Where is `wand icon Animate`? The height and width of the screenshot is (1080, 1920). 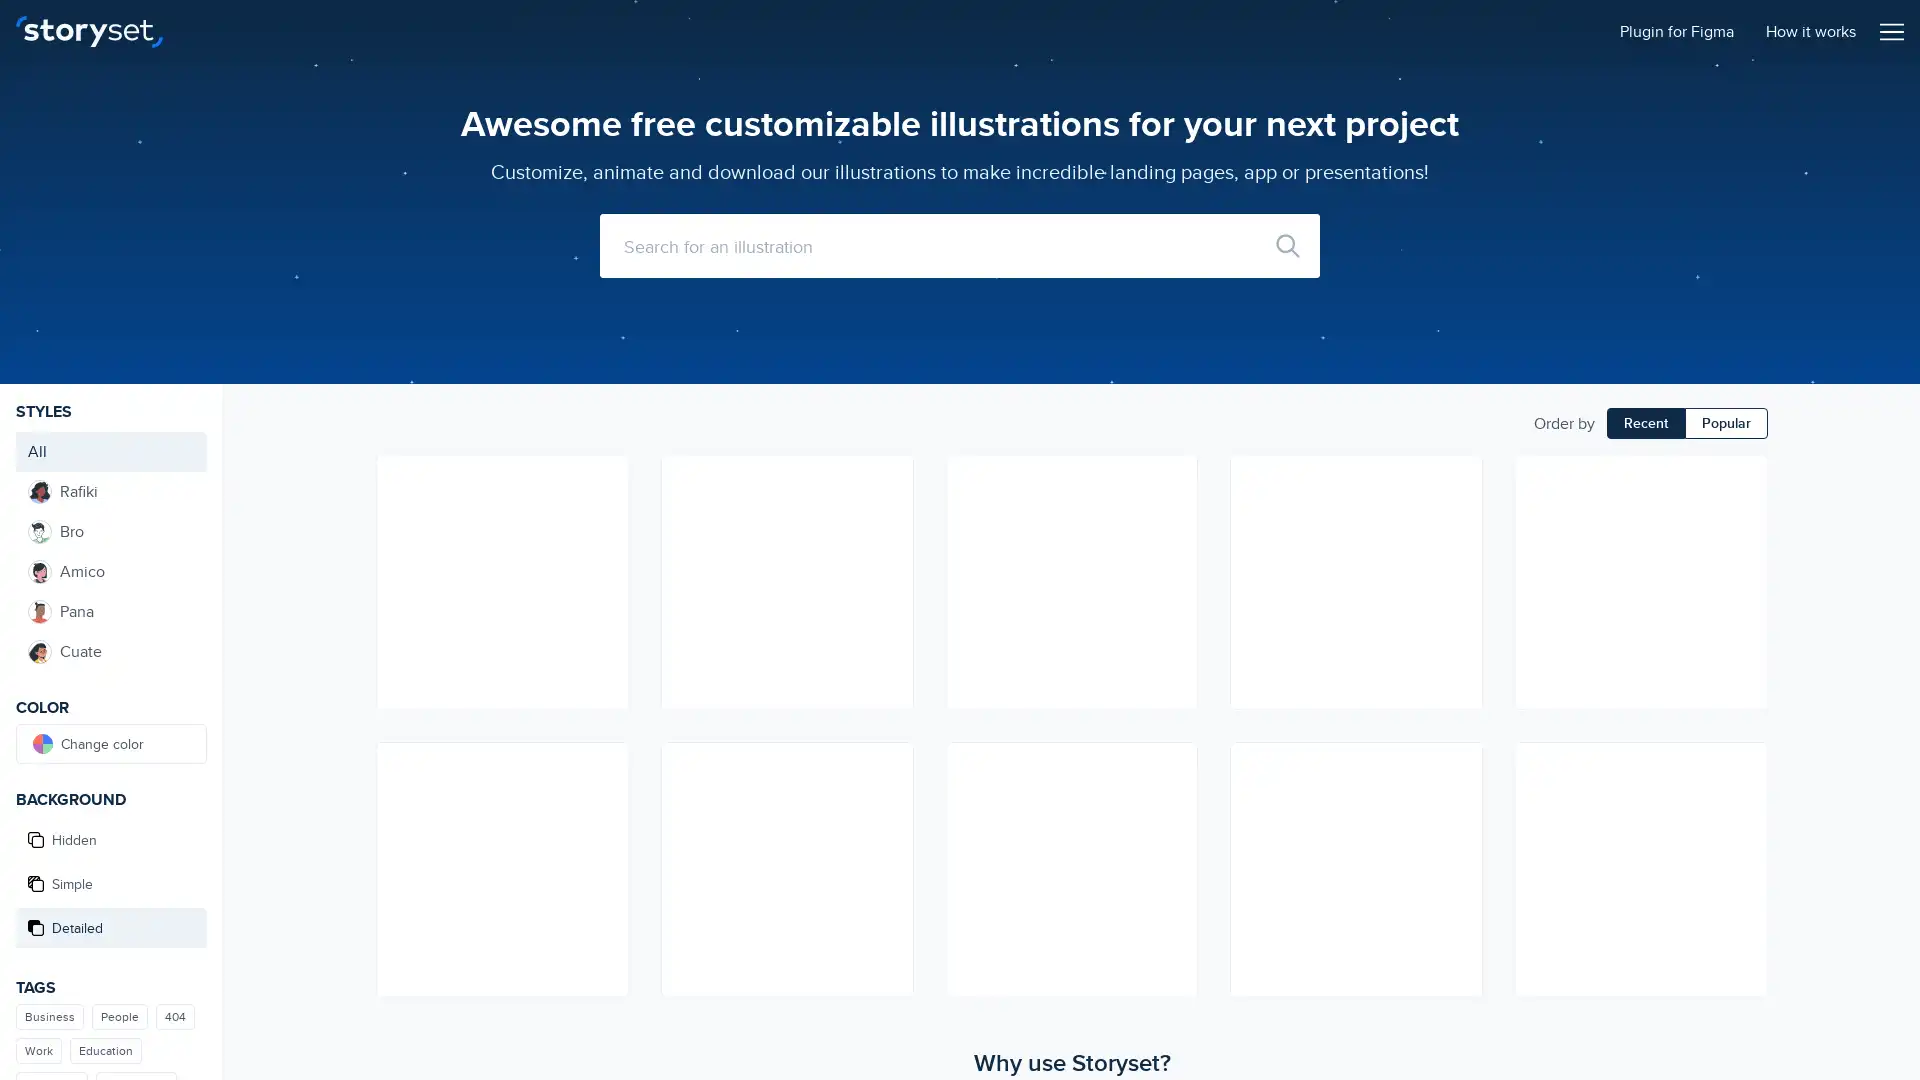
wand icon Animate is located at coordinates (1458, 765).